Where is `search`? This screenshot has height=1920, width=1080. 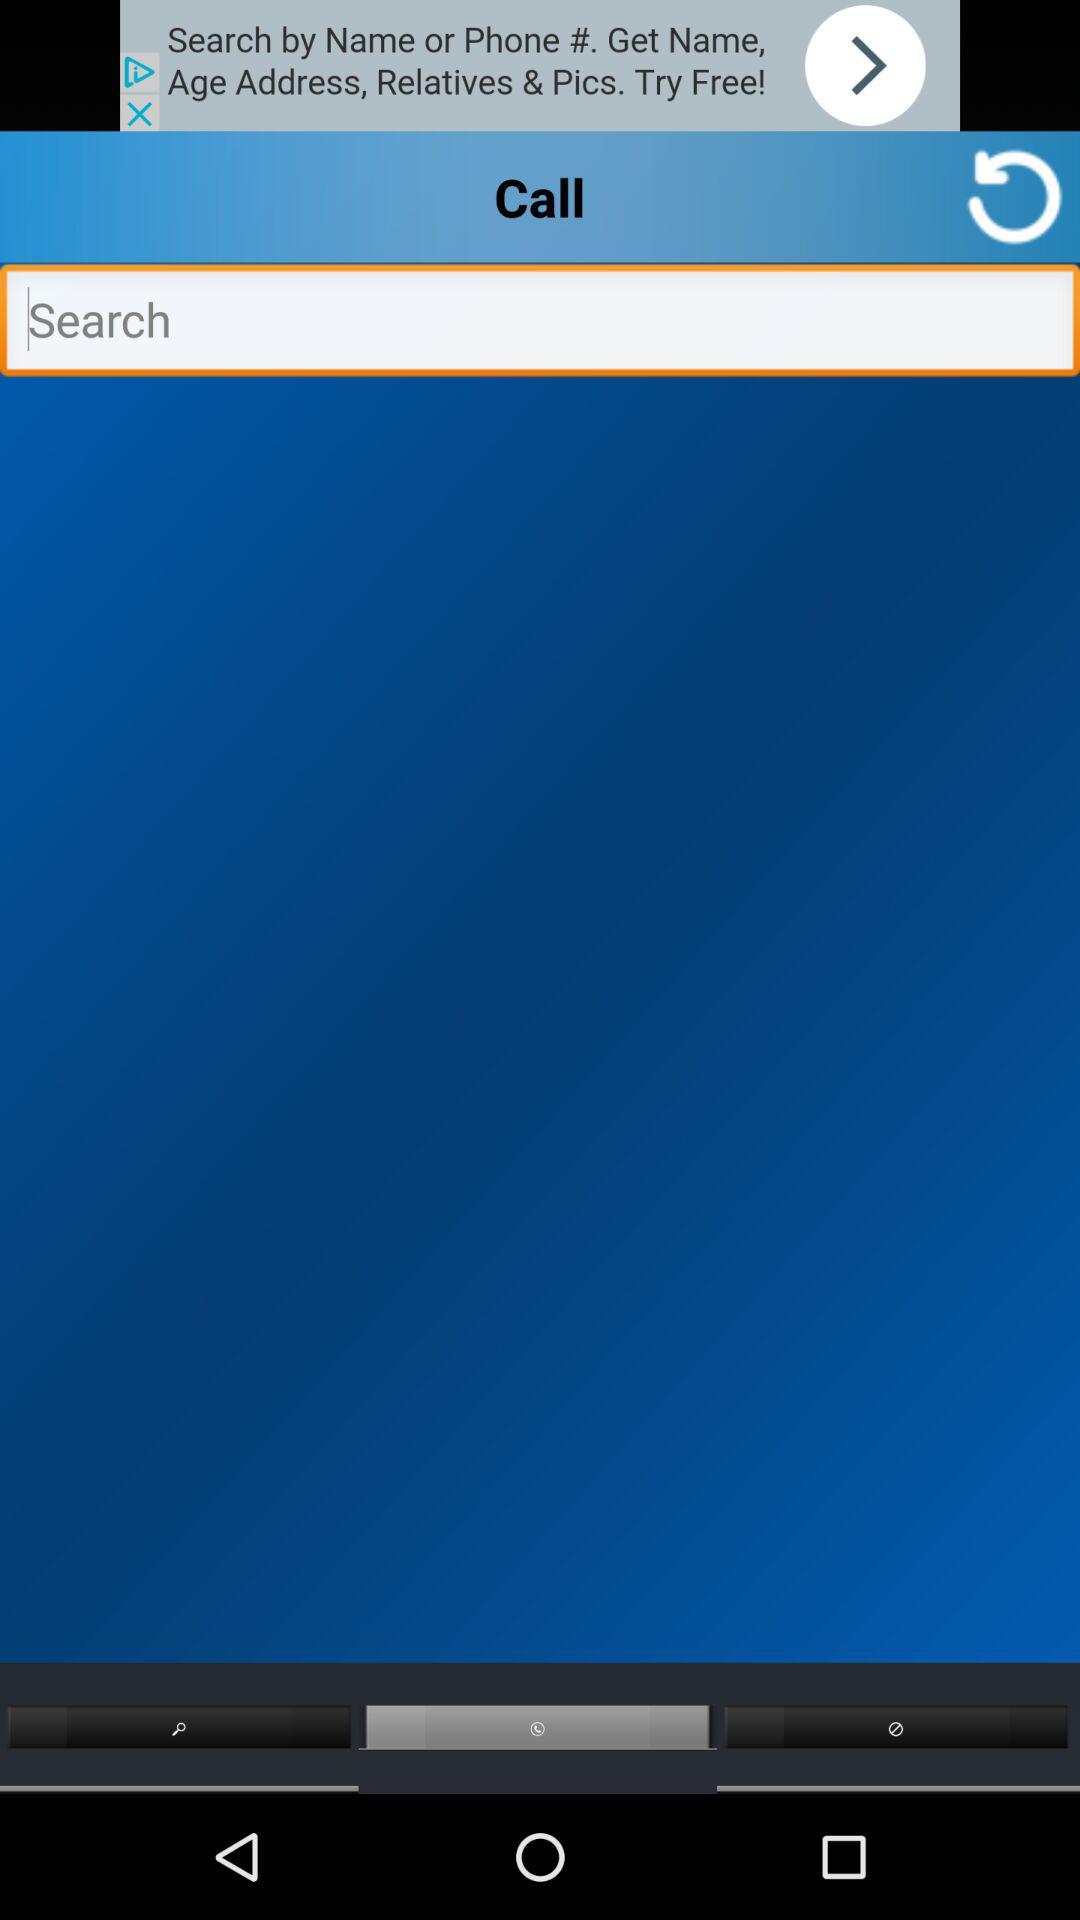
search is located at coordinates (540, 325).